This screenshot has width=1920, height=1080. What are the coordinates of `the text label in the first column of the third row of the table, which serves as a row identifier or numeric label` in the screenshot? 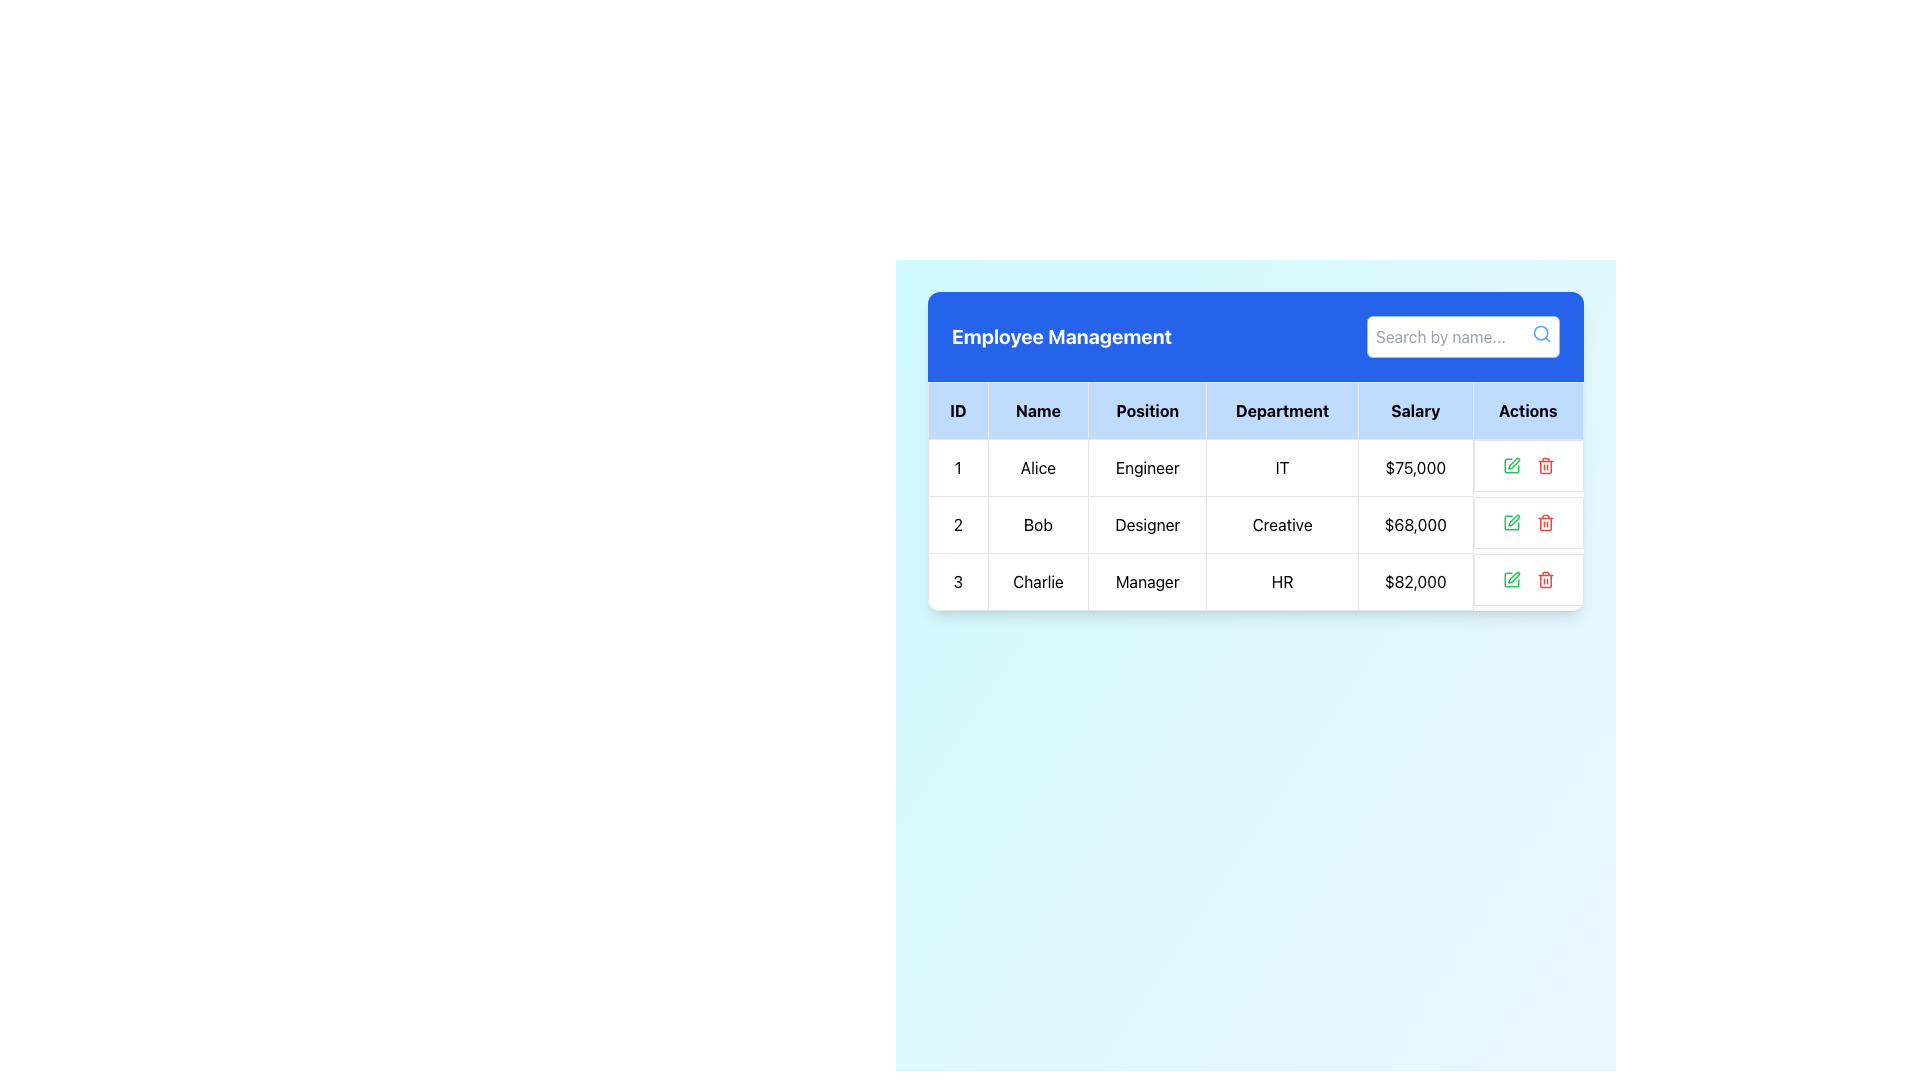 It's located at (957, 582).